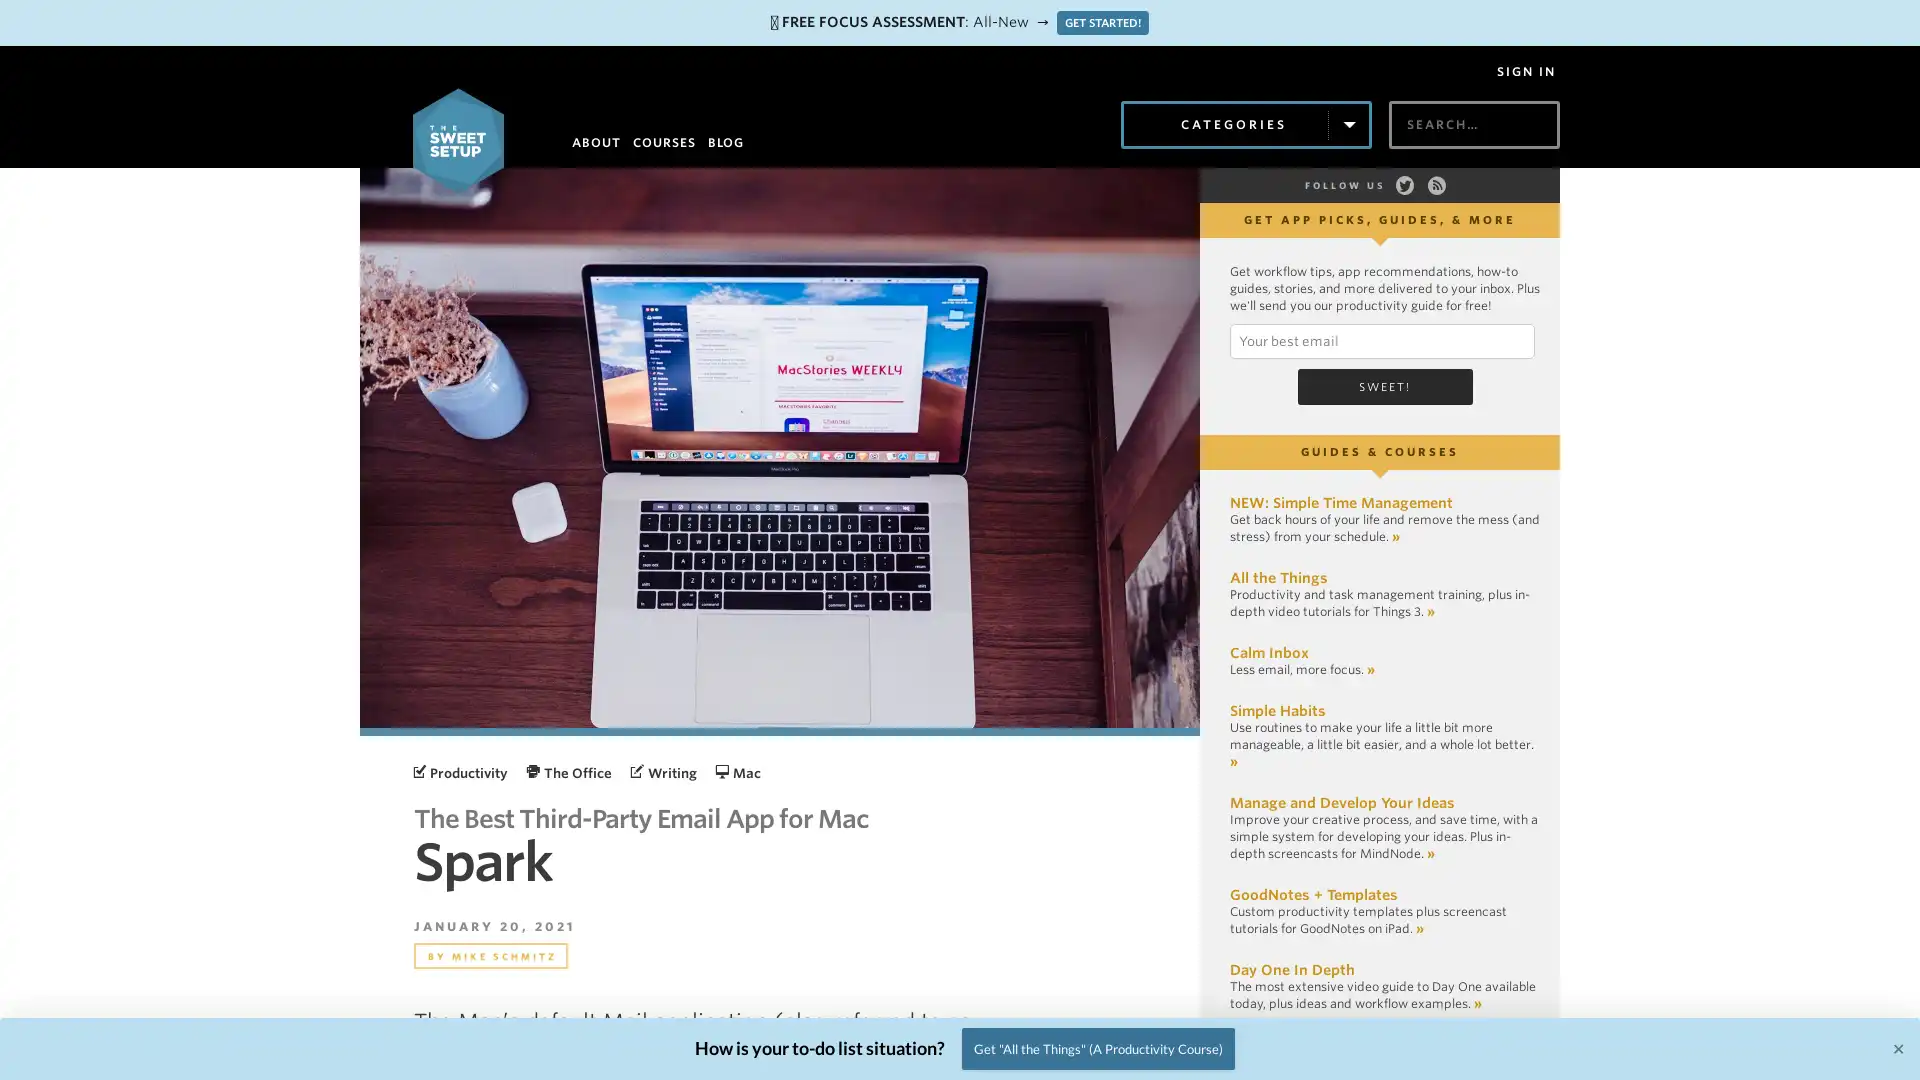  Describe the element at coordinates (1097, 1047) in the screenshot. I see `Get "All the Things" (A Productivity Course)` at that location.